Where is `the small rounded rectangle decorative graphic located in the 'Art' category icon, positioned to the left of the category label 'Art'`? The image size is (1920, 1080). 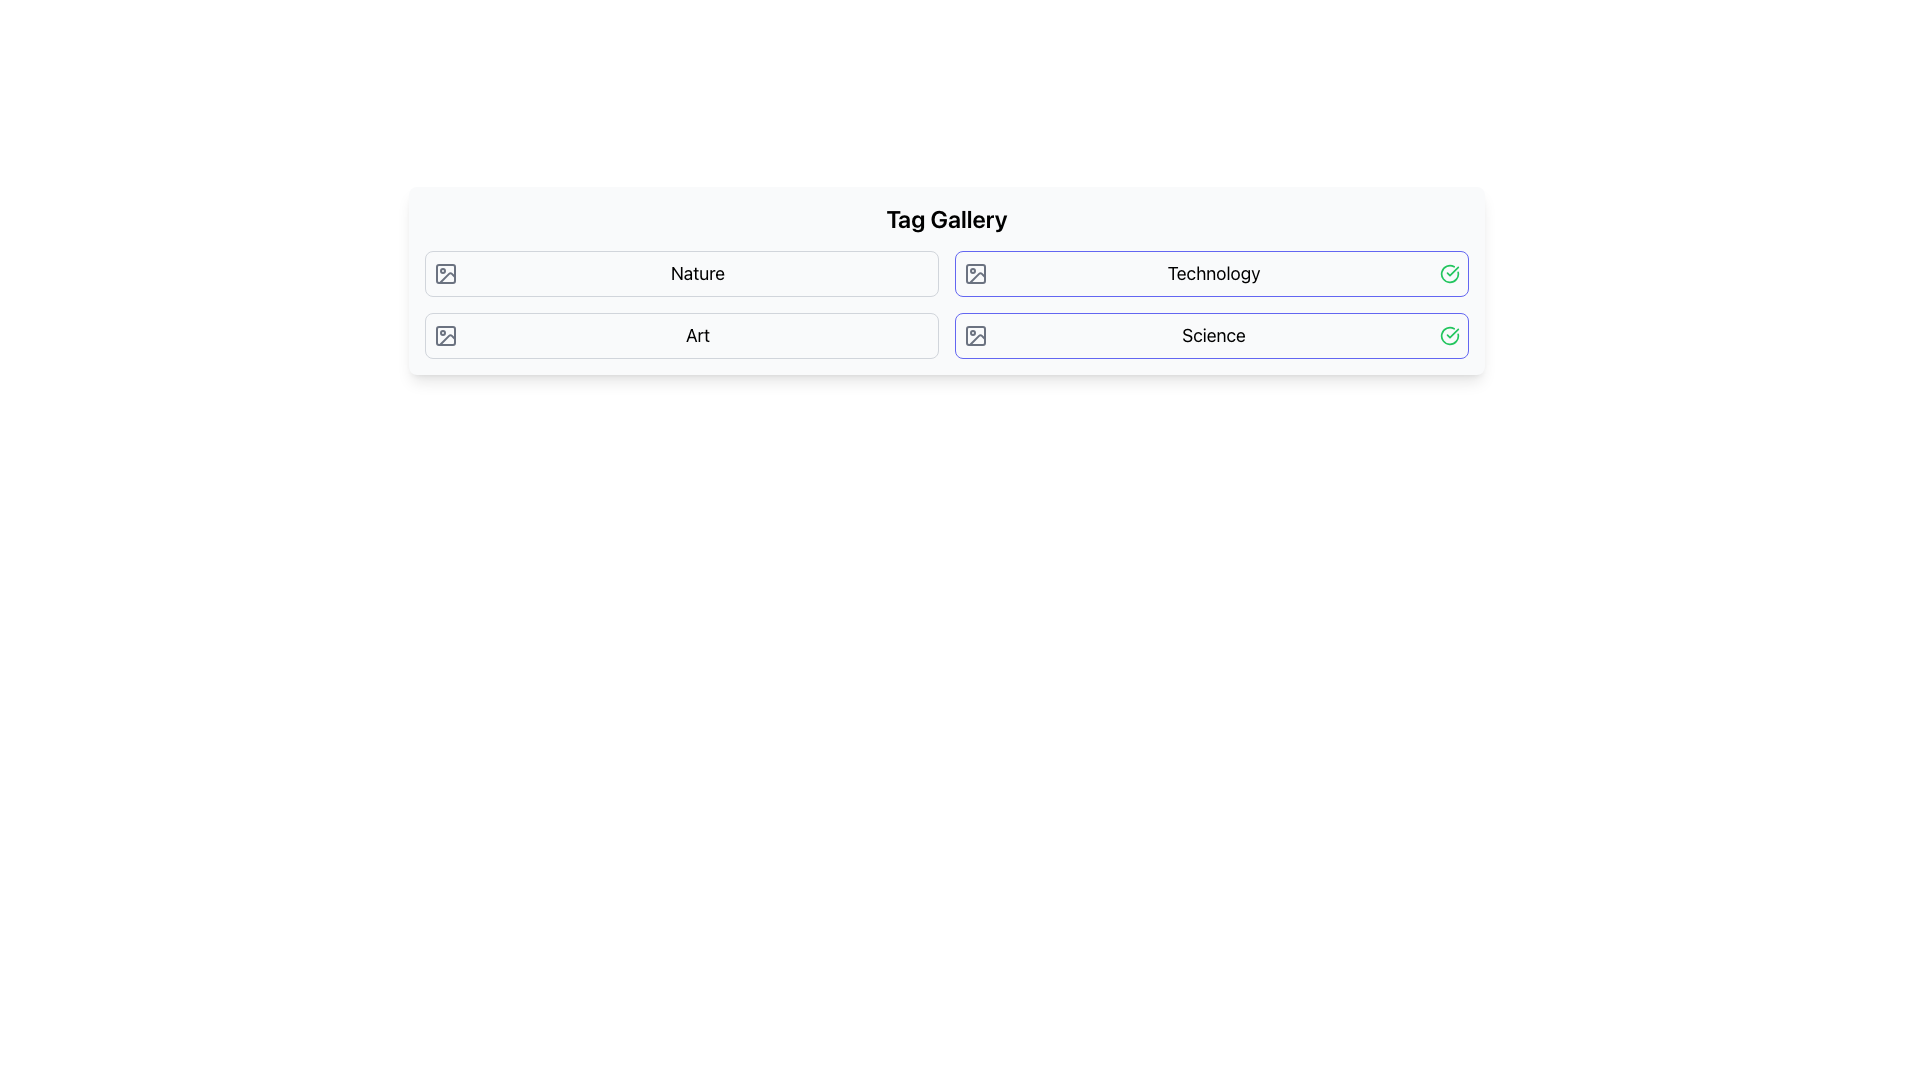
the small rounded rectangle decorative graphic located in the 'Art' category icon, positioned to the left of the category label 'Art' is located at coordinates (445, 334).